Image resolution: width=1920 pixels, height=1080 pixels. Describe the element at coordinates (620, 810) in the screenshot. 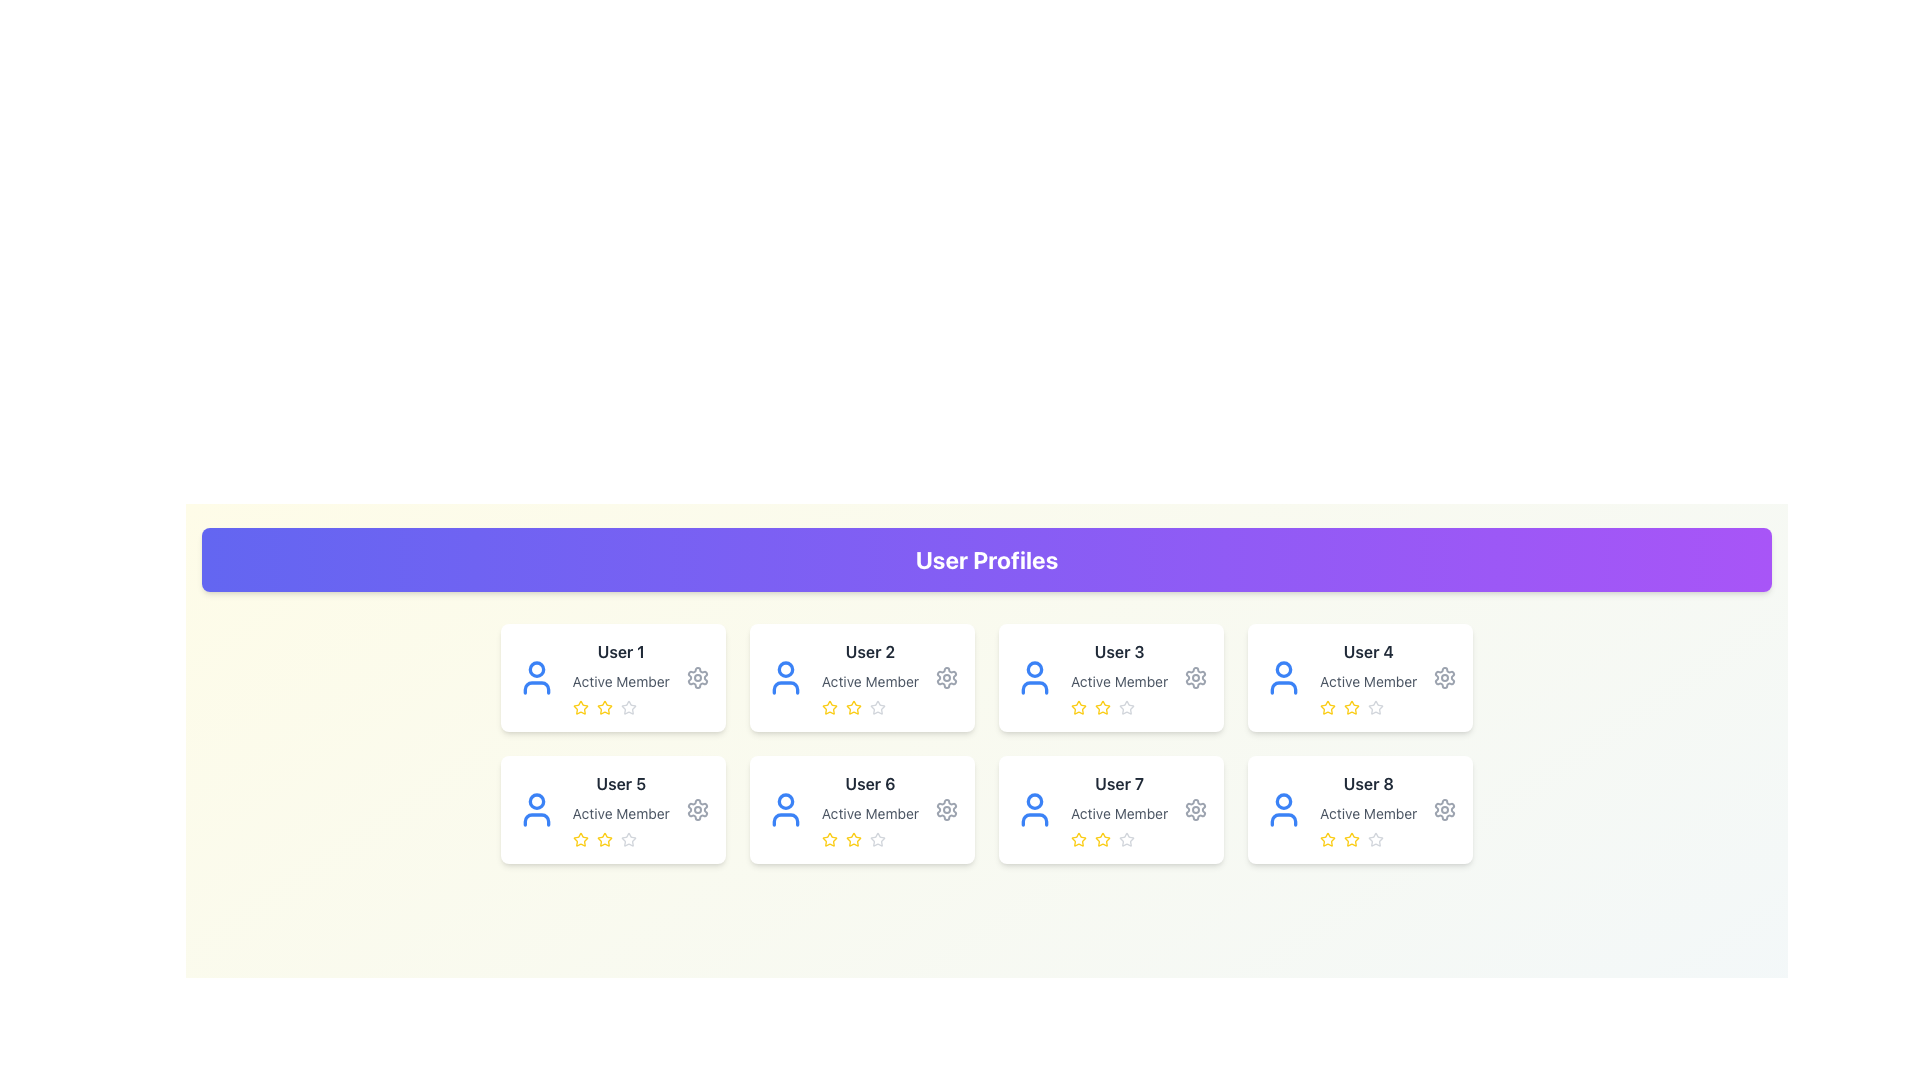

I see `the star icon to rate the user in the profile card located in the second row and first column of the grid layout` at that location.